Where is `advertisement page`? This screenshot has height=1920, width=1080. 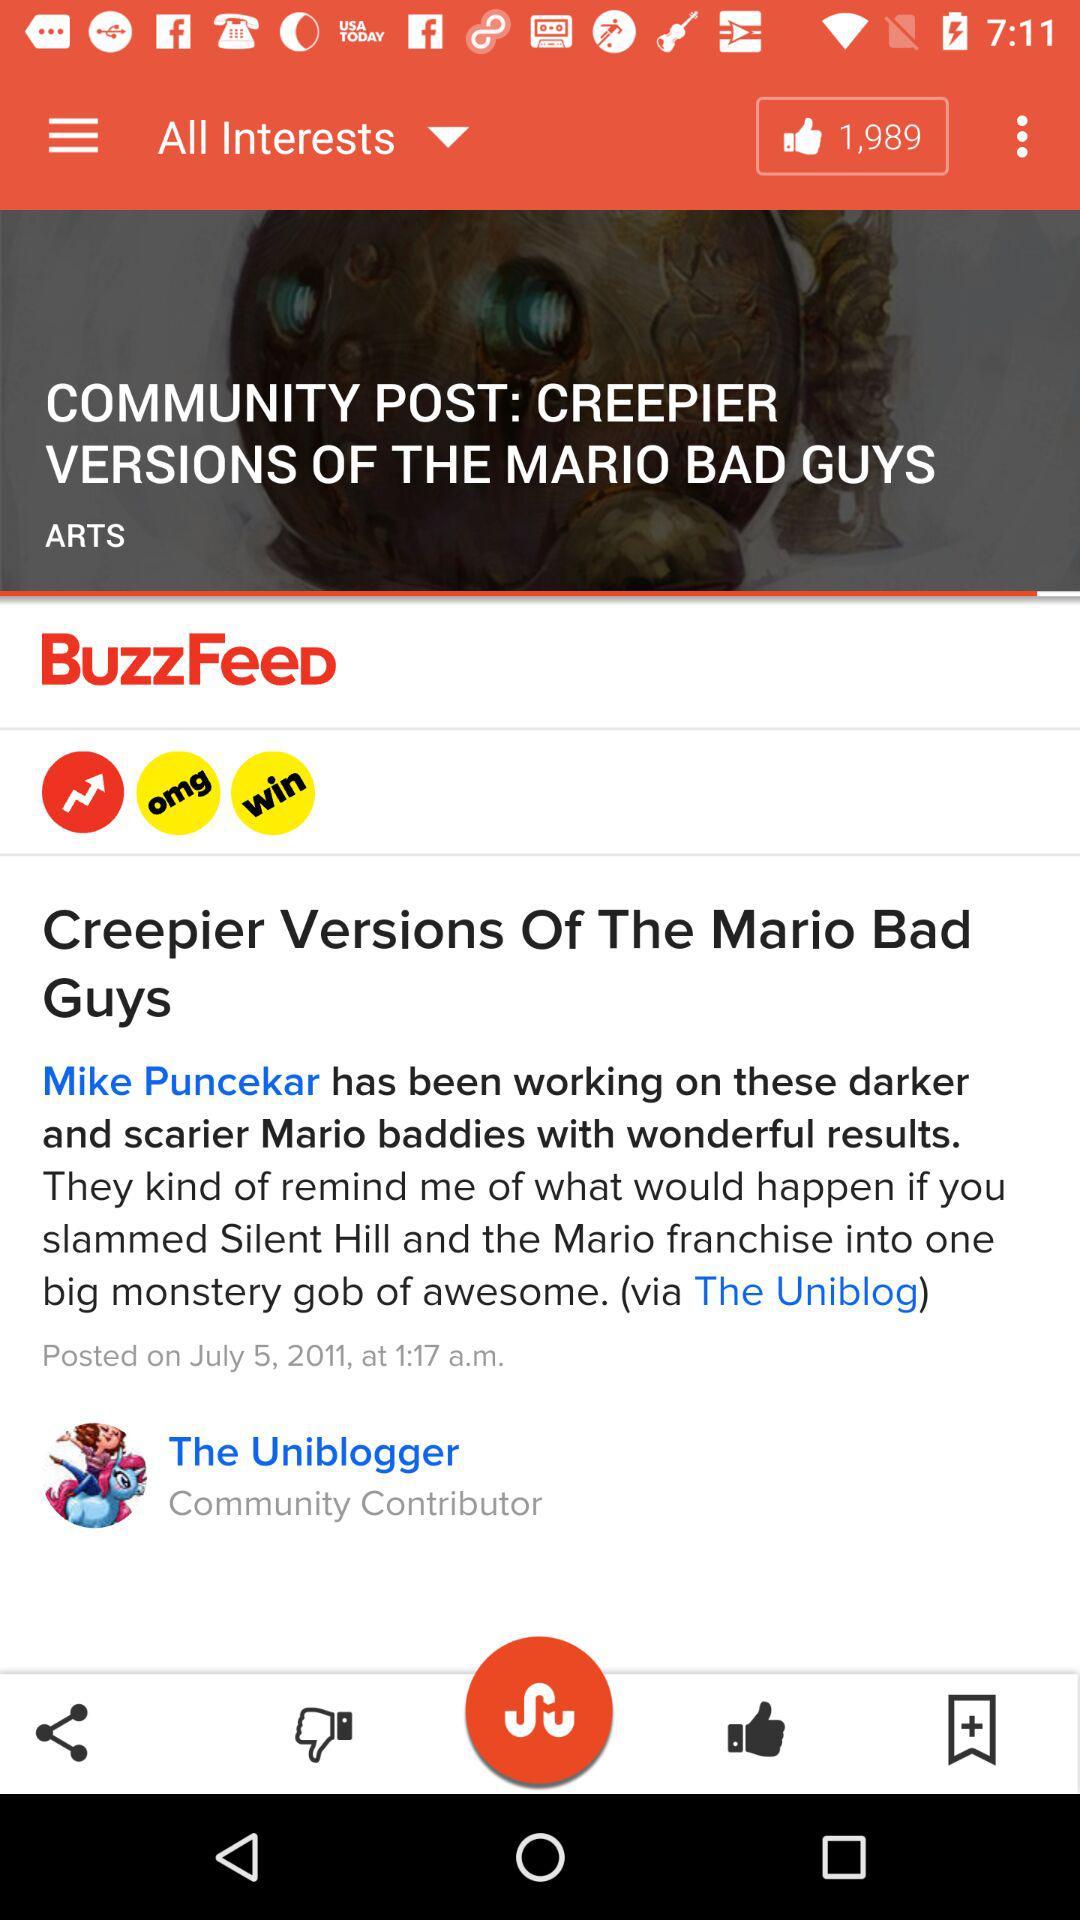 advertisement page is located at coordinates (540, 1133).